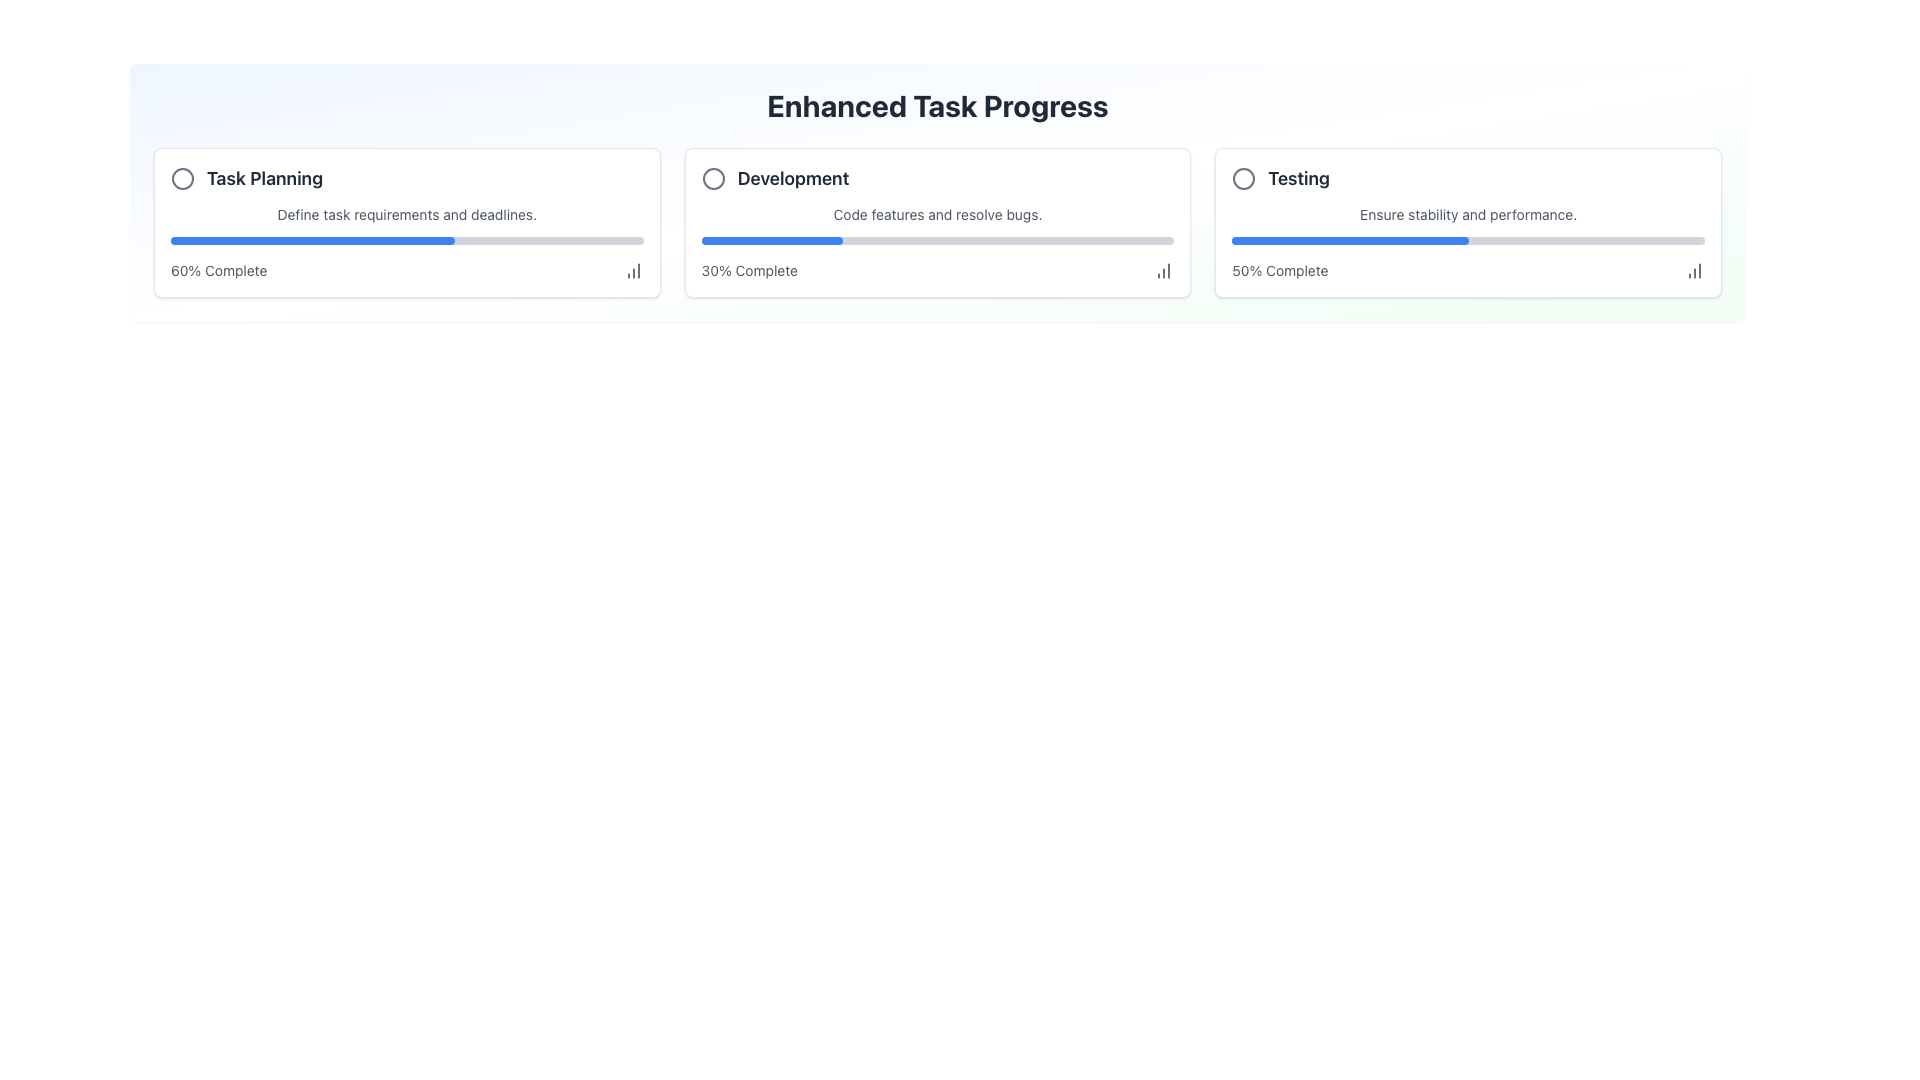 Image resolution: width=1920 pixels, height=1080 pixels. Describe the element at coordinates (219, 270) in the screenshot. I see `the text label displaying '60% Complete' located in the 'Task Planning' card under the progress bar` at that location.